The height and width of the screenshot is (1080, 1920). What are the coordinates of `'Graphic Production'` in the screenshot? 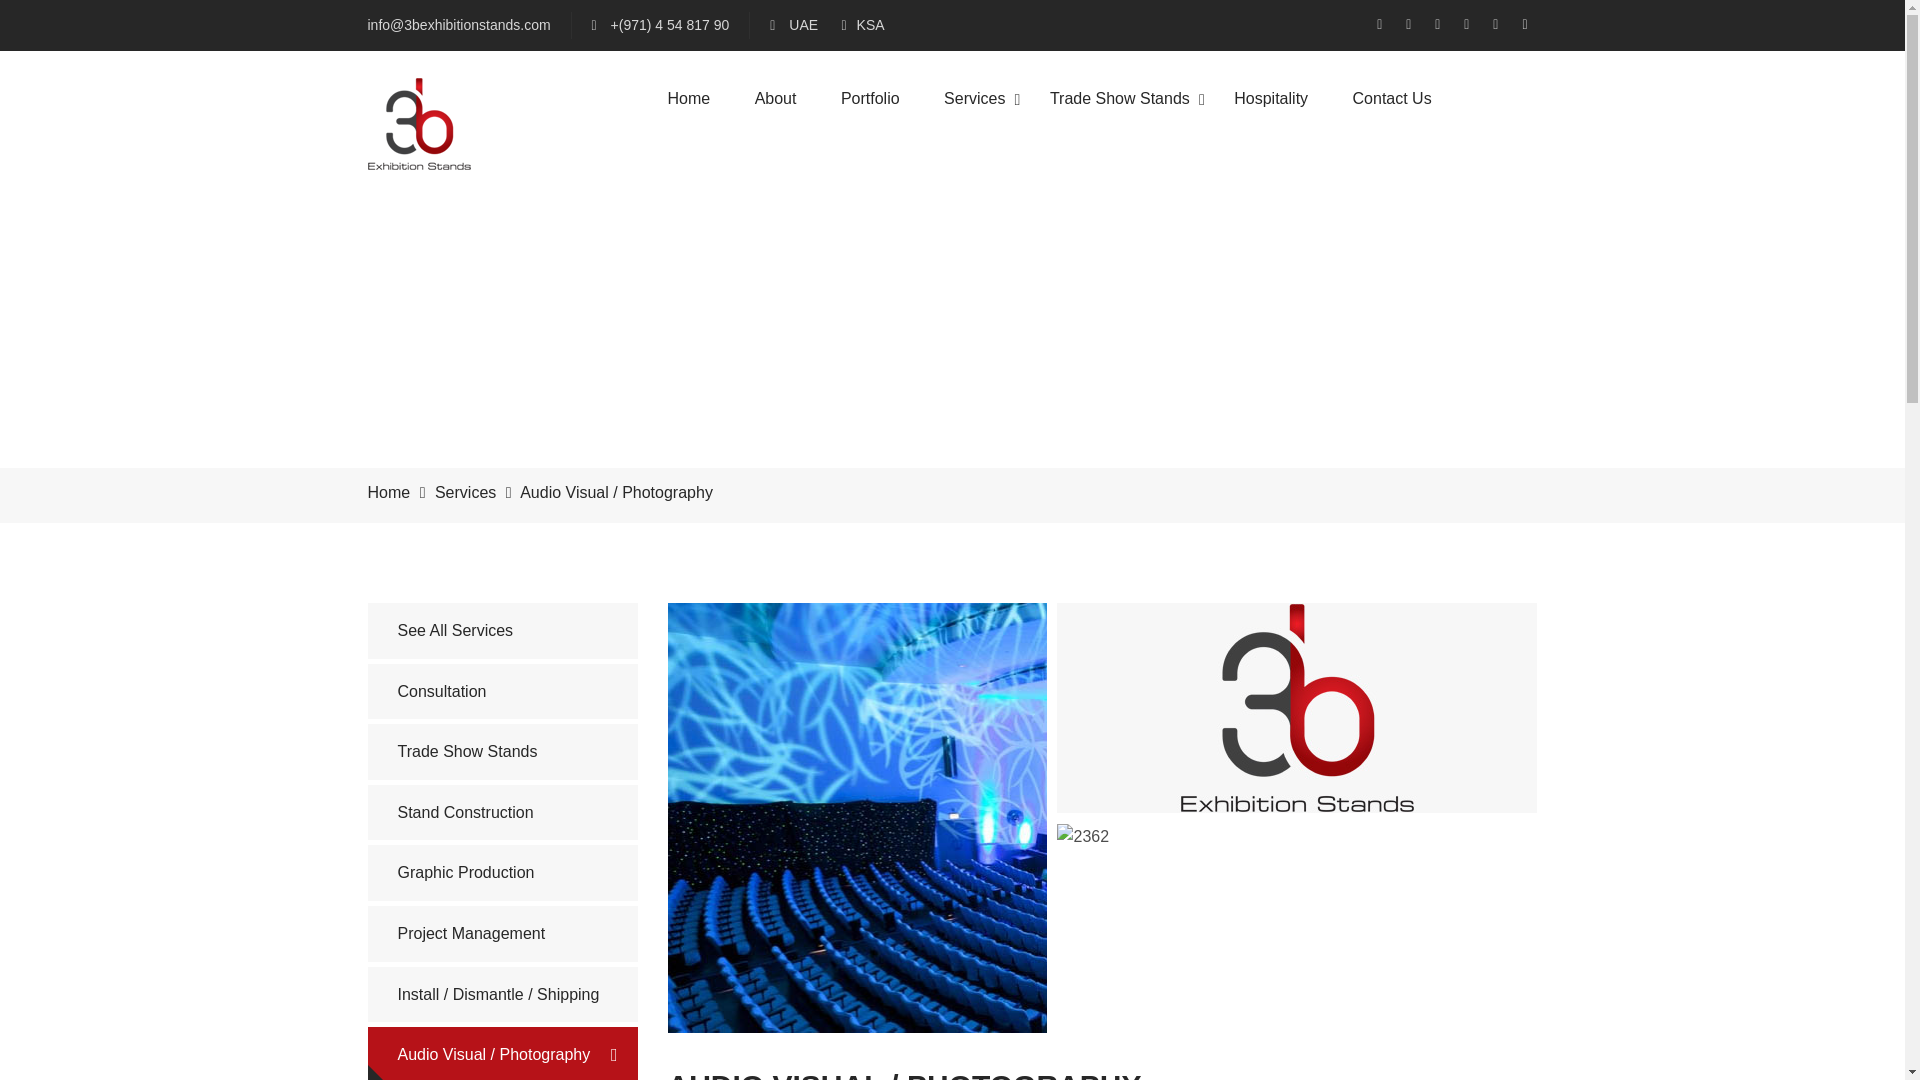 It's located at (503, 871).